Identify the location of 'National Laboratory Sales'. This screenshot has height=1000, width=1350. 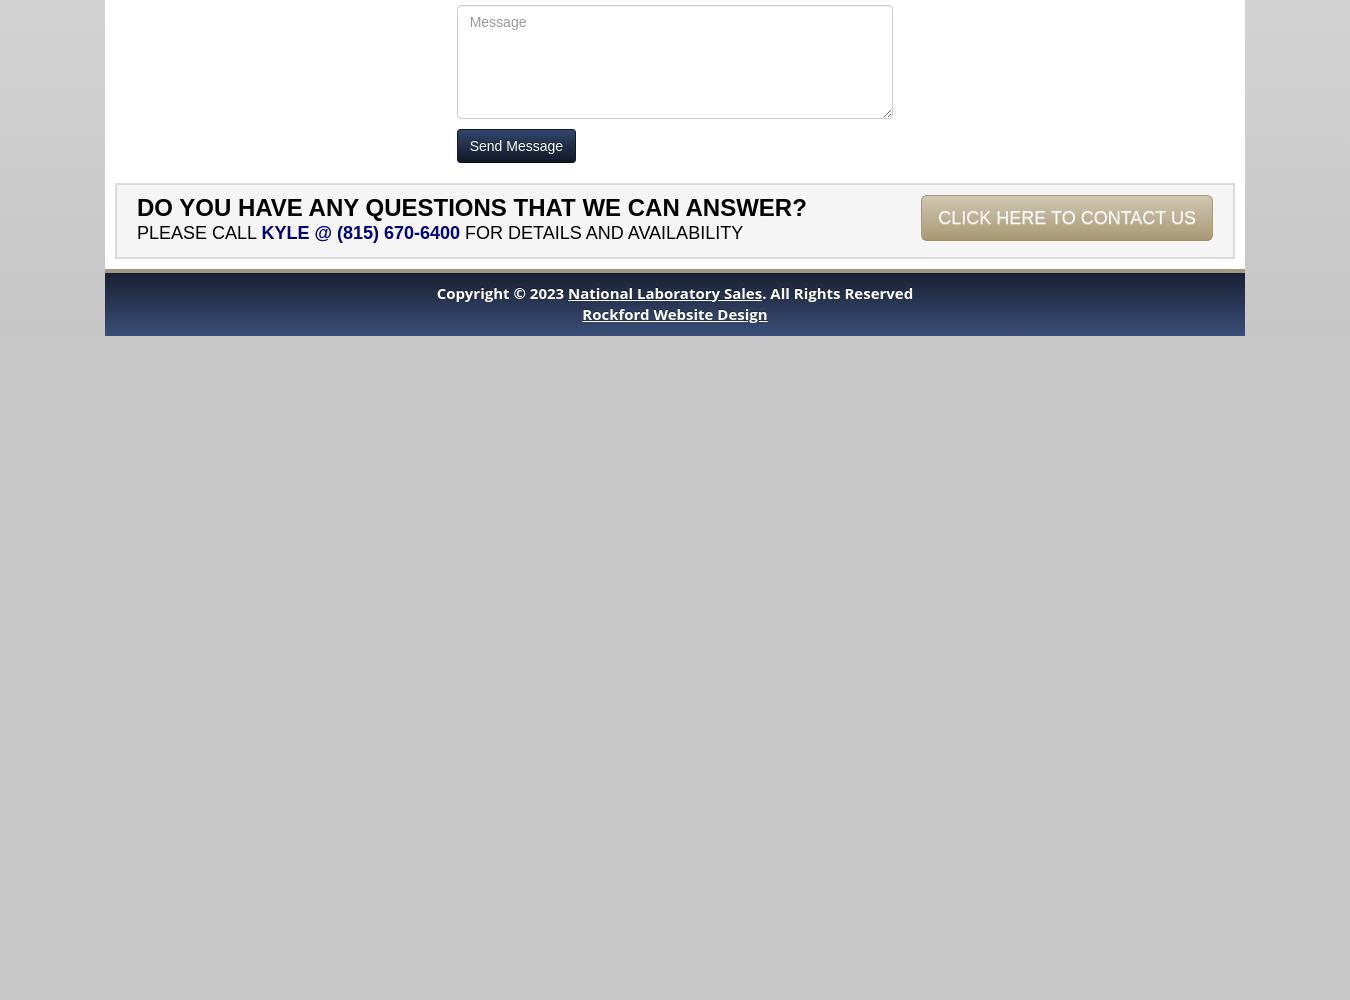
(665, 292).